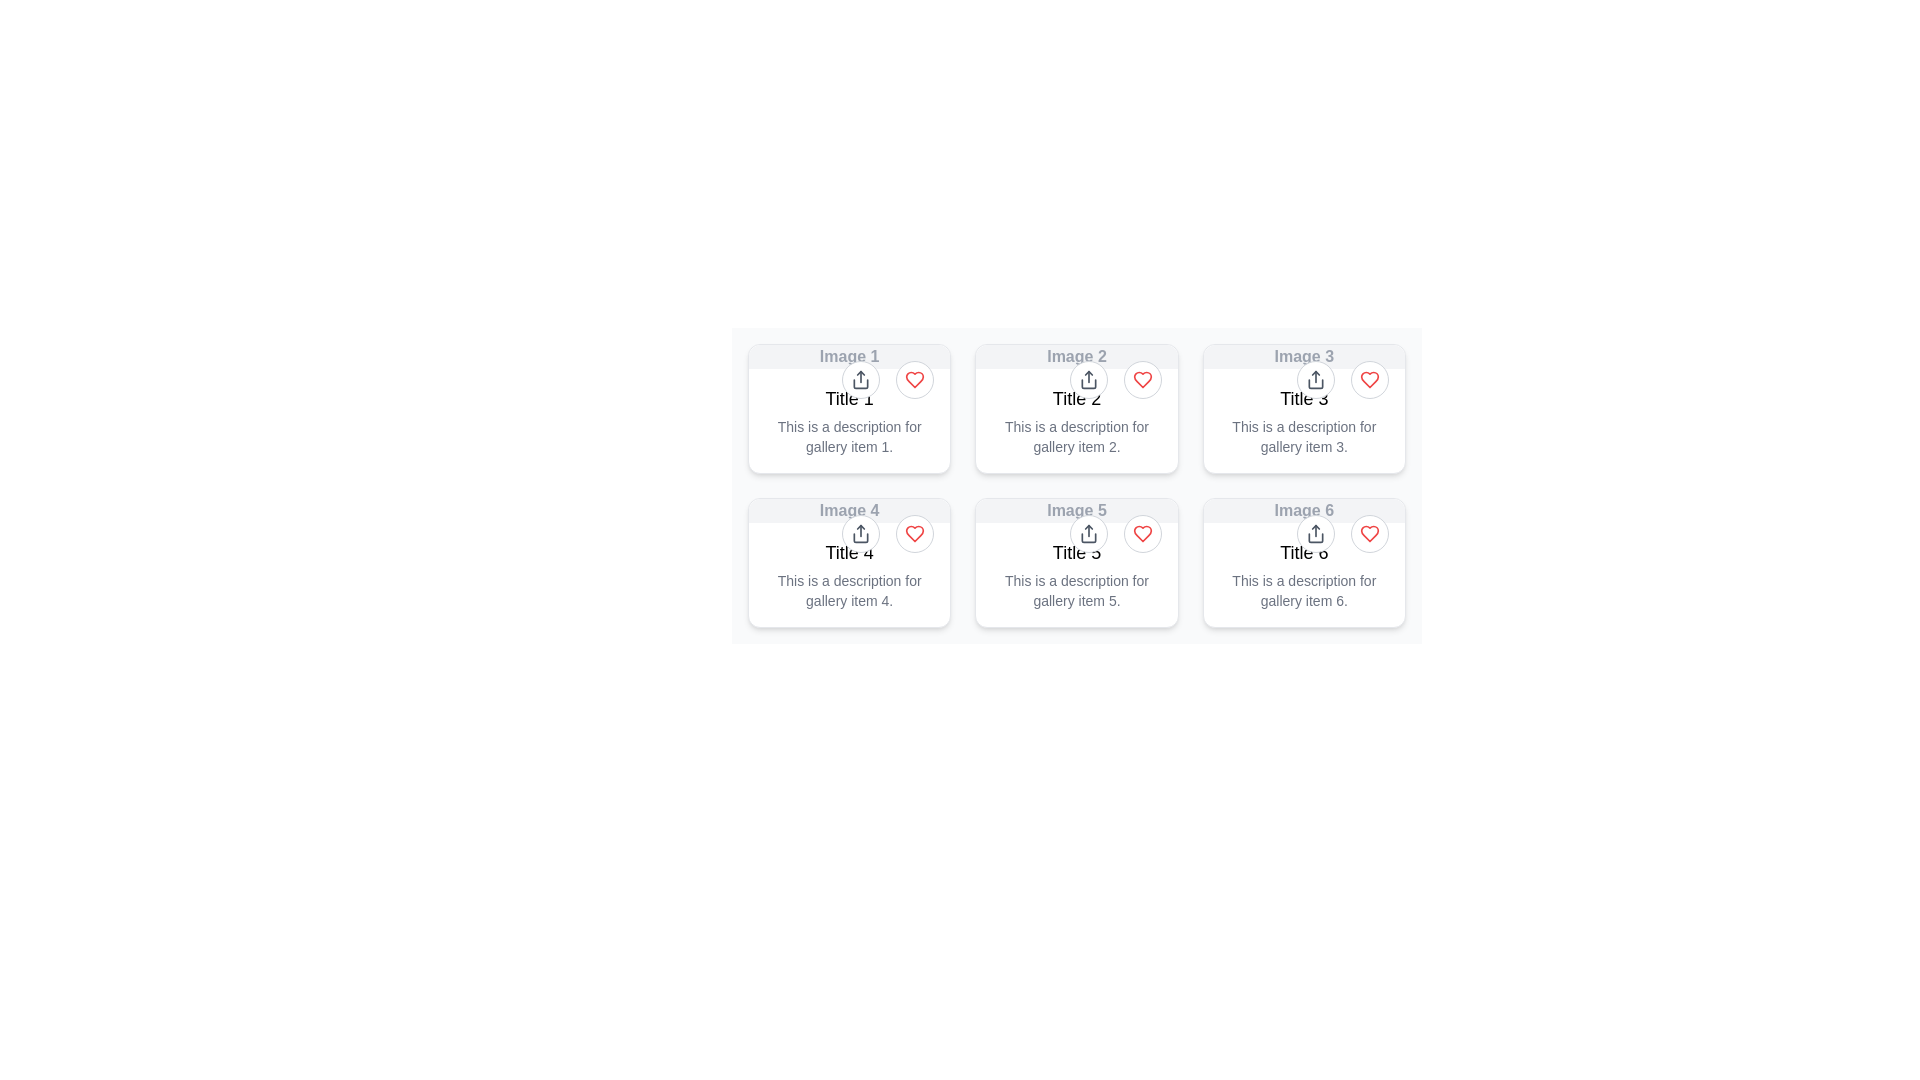 The width and height of the screenshot is (1920, 1080). What do you see at coordinates (1142, 380) in the screenshot?
I see `the like button located in the upper right corner of the card labeled 'Image 2 Title 2'` at bounding box center [1142, 380].